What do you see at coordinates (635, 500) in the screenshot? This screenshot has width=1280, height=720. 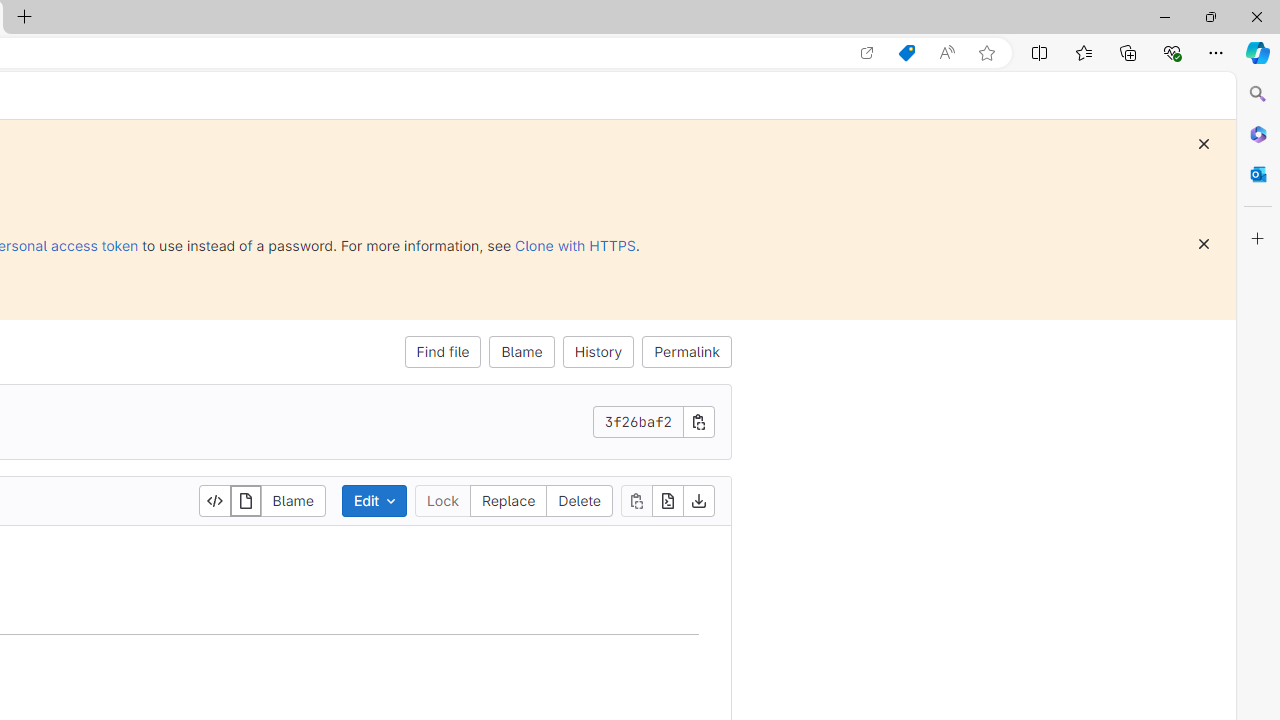 I see `'Copy file contents'` at bounding box center [635, 500].